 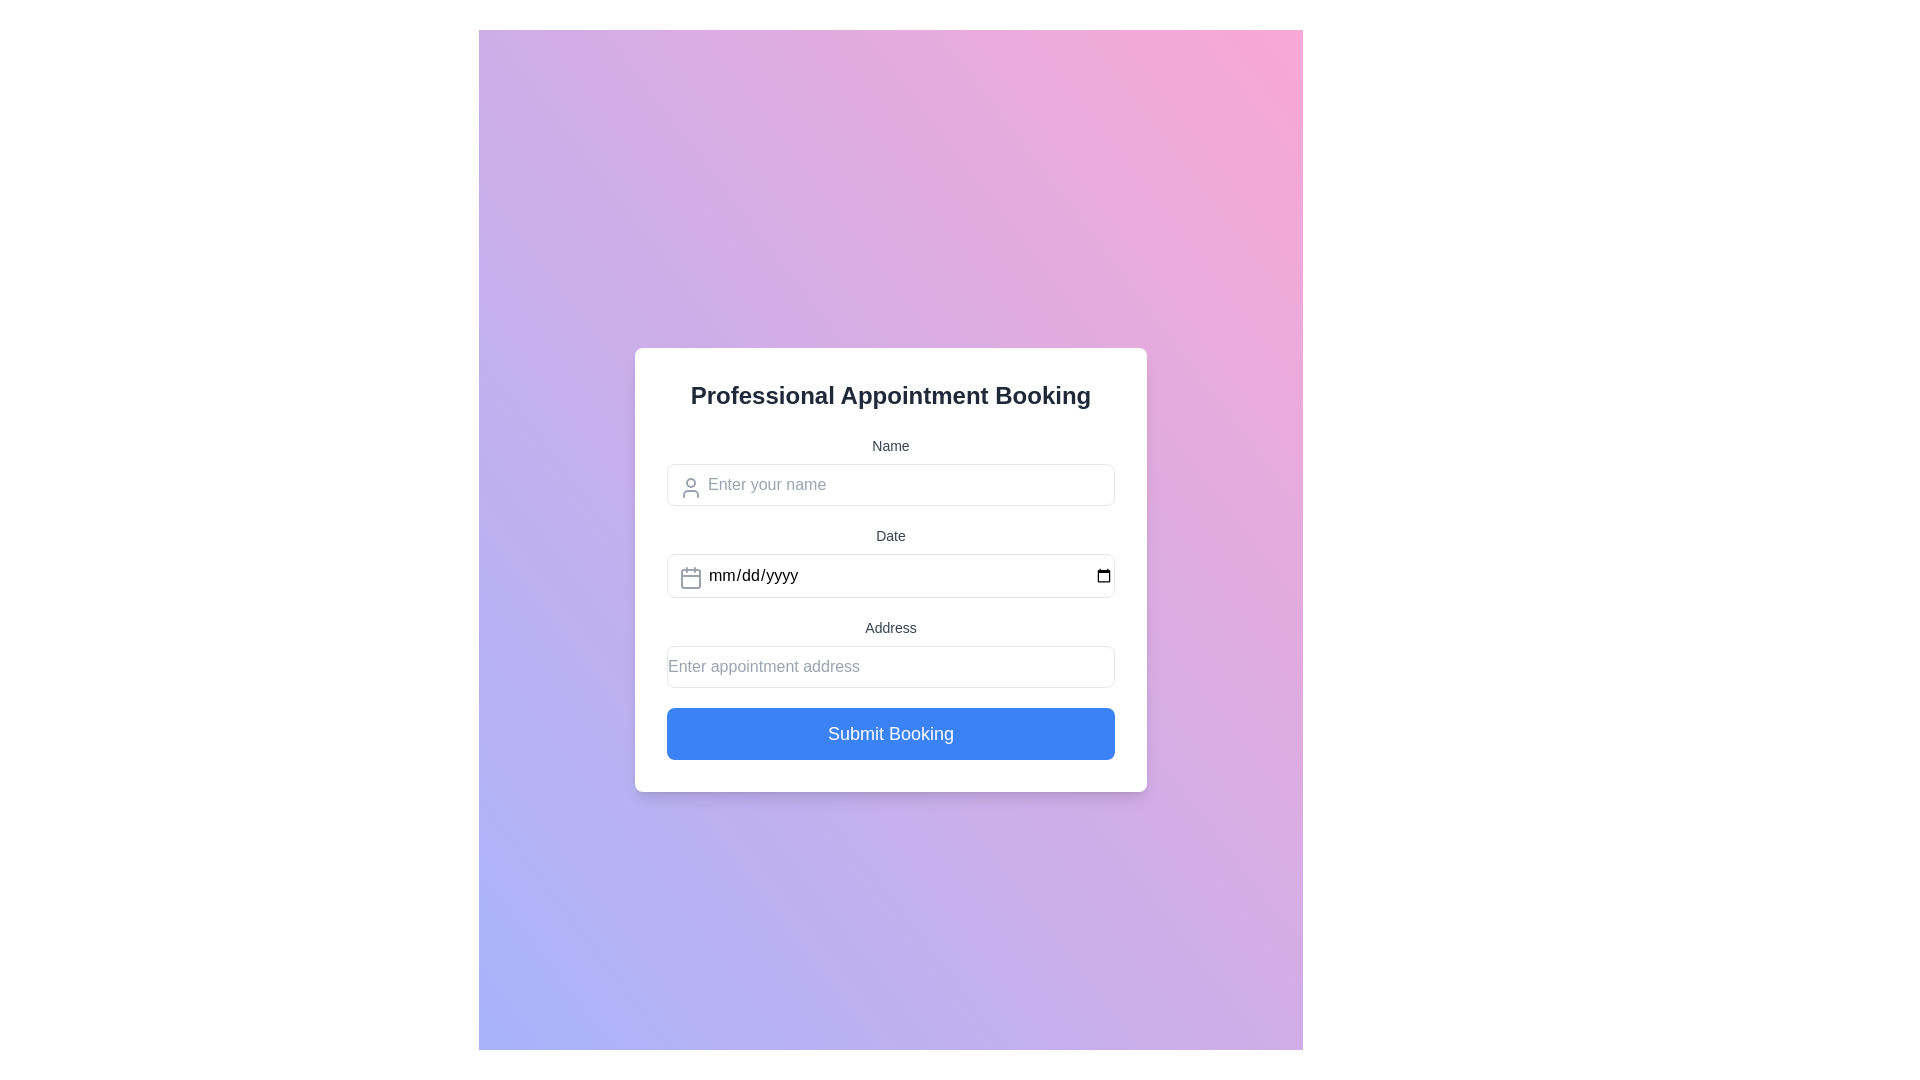 I want to click on the rectangular graphical decoration with rounded corners that is part of the calendar icon, positioned to the left of the date input field, so click(x=691, y=578).